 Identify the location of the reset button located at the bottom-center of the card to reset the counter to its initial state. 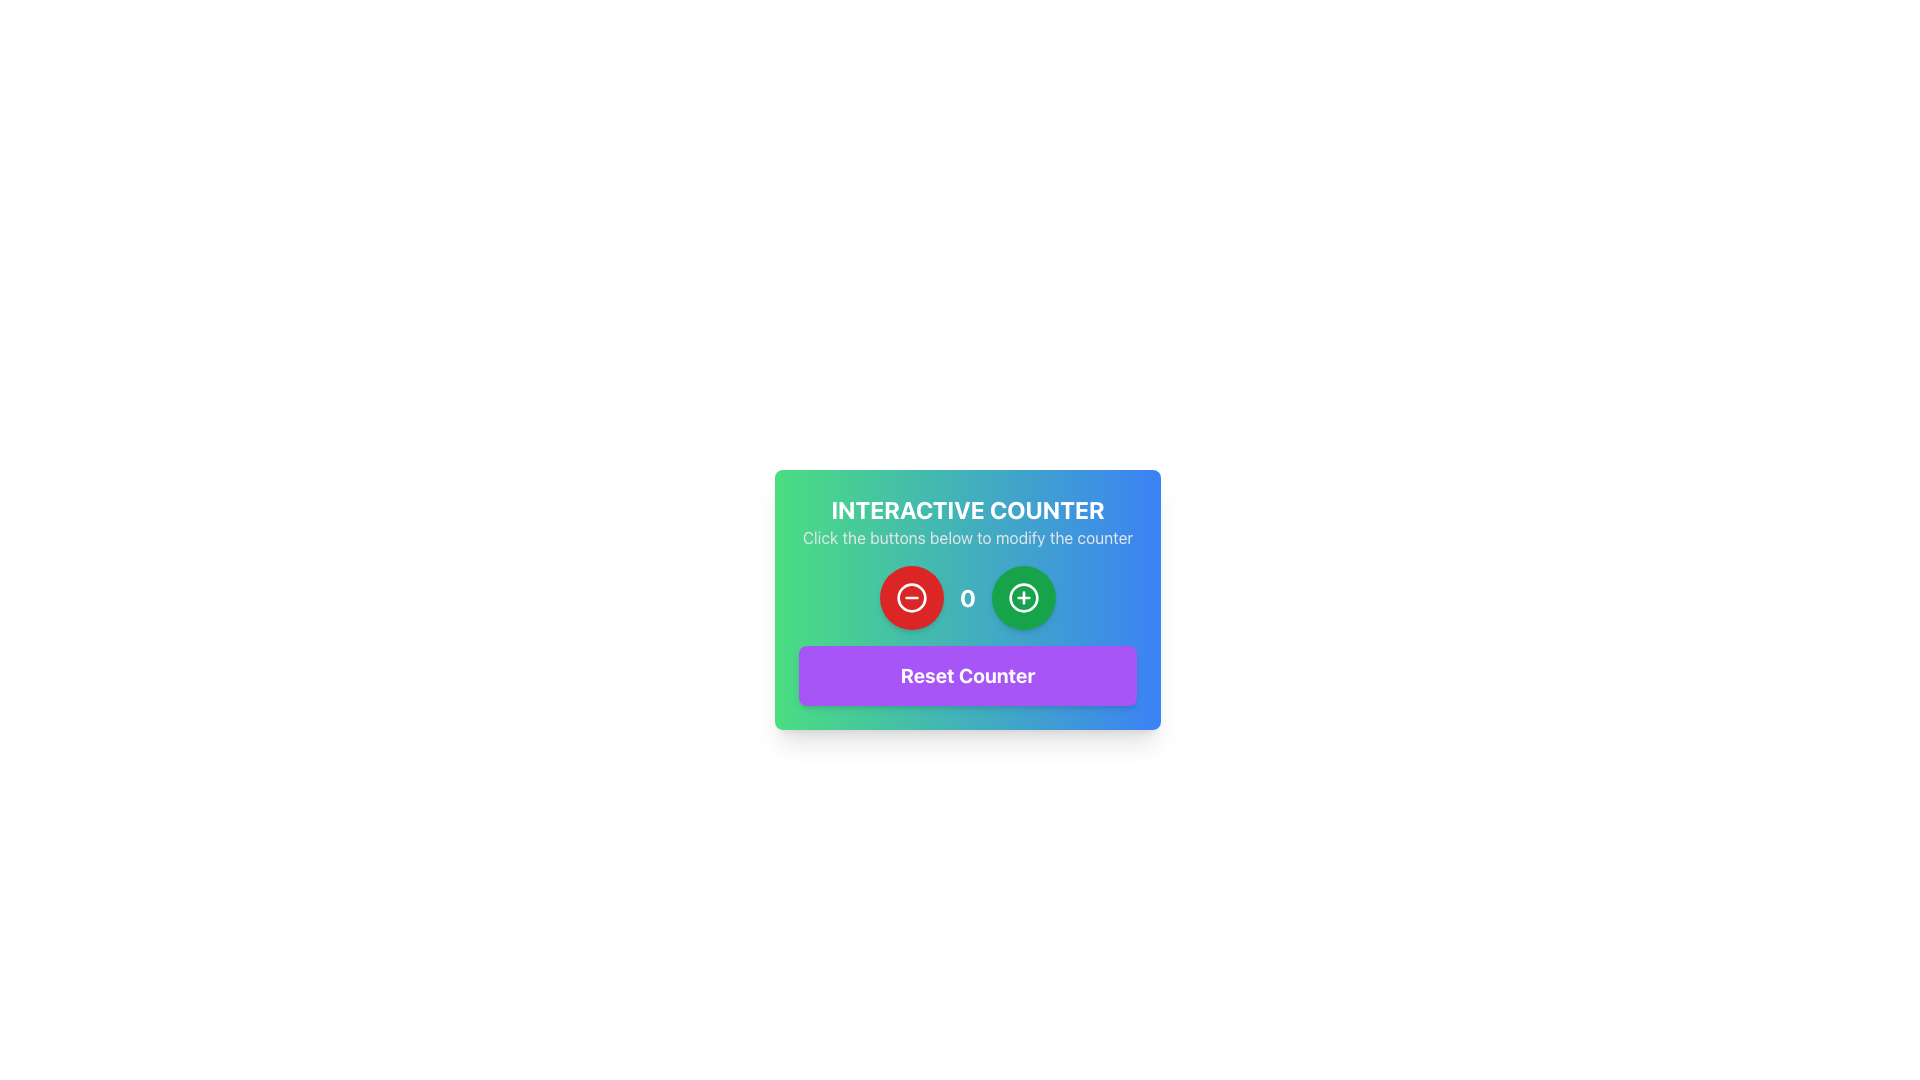
(968, 675).